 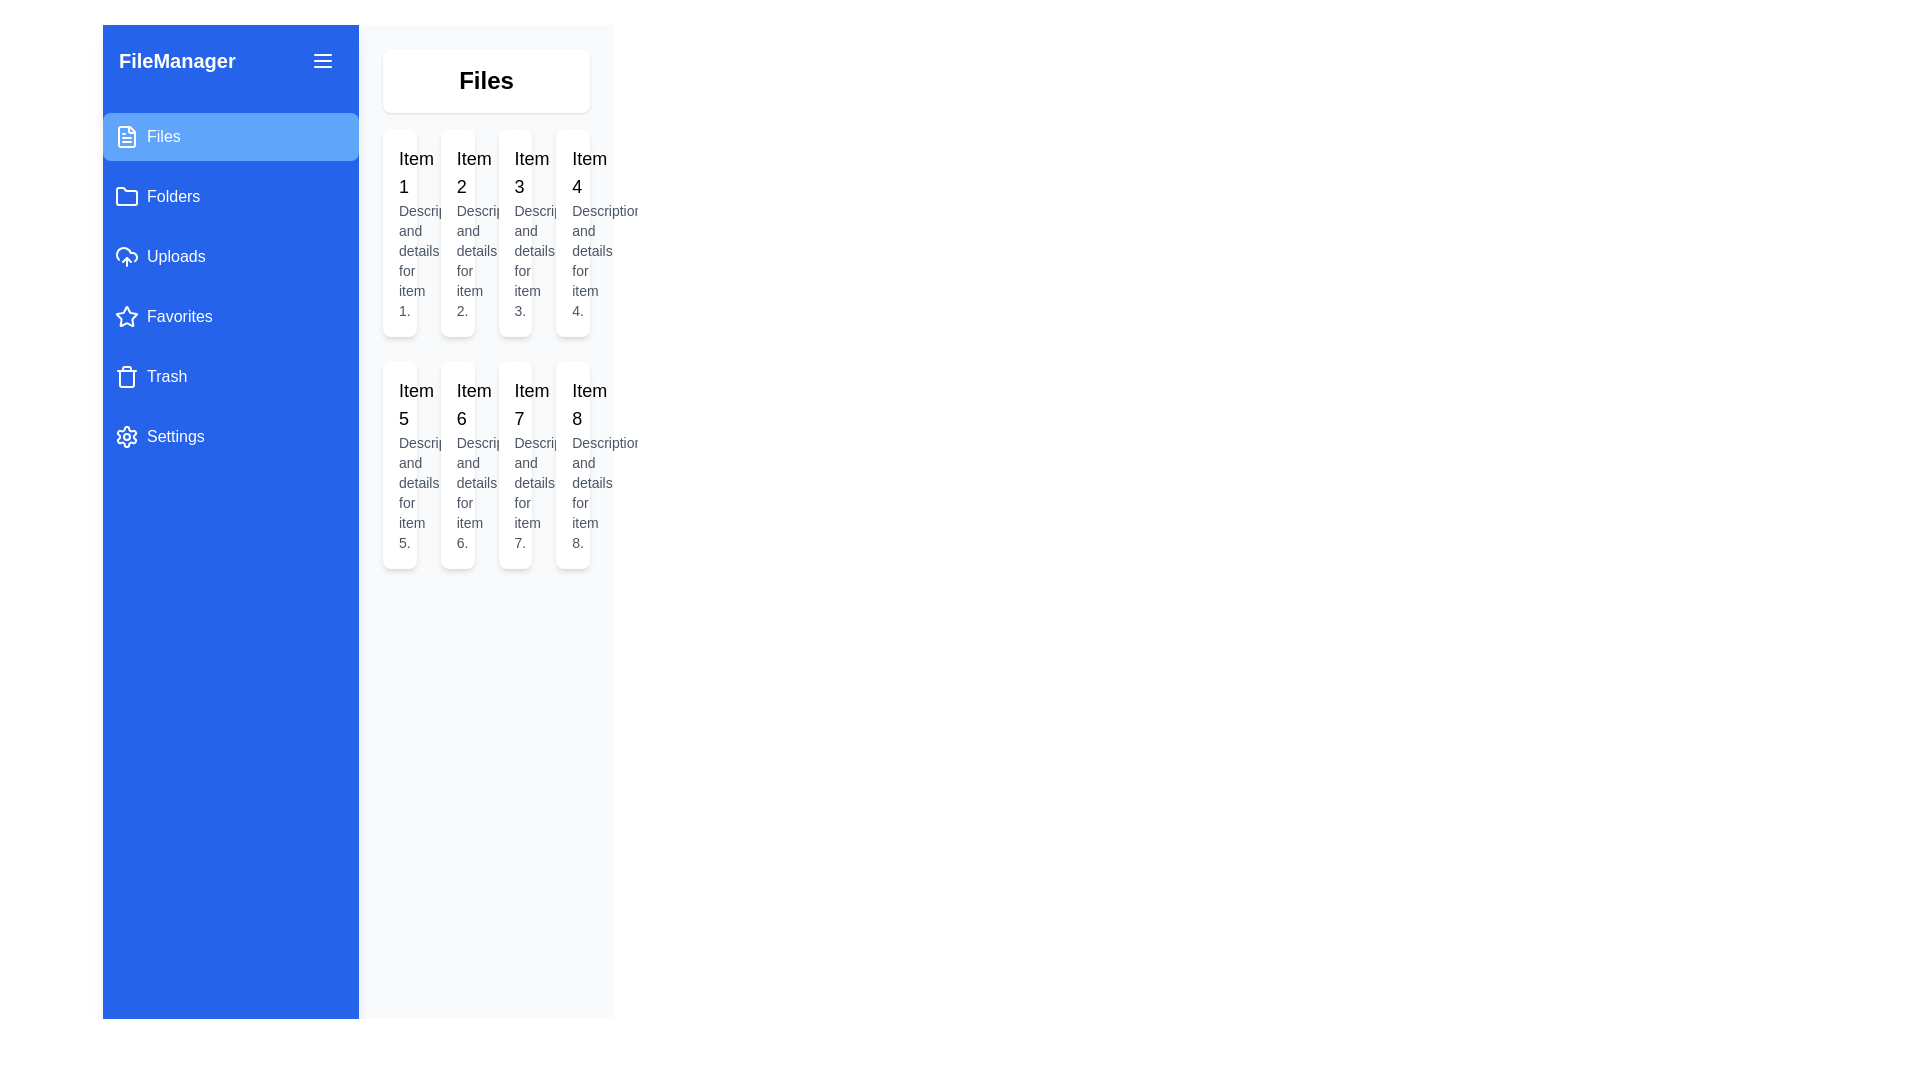 I want to click on the blue trash icon in the sidebar navigation menu, which is located directly to the left of the 'Trash' text, so click(x=125, y=377).